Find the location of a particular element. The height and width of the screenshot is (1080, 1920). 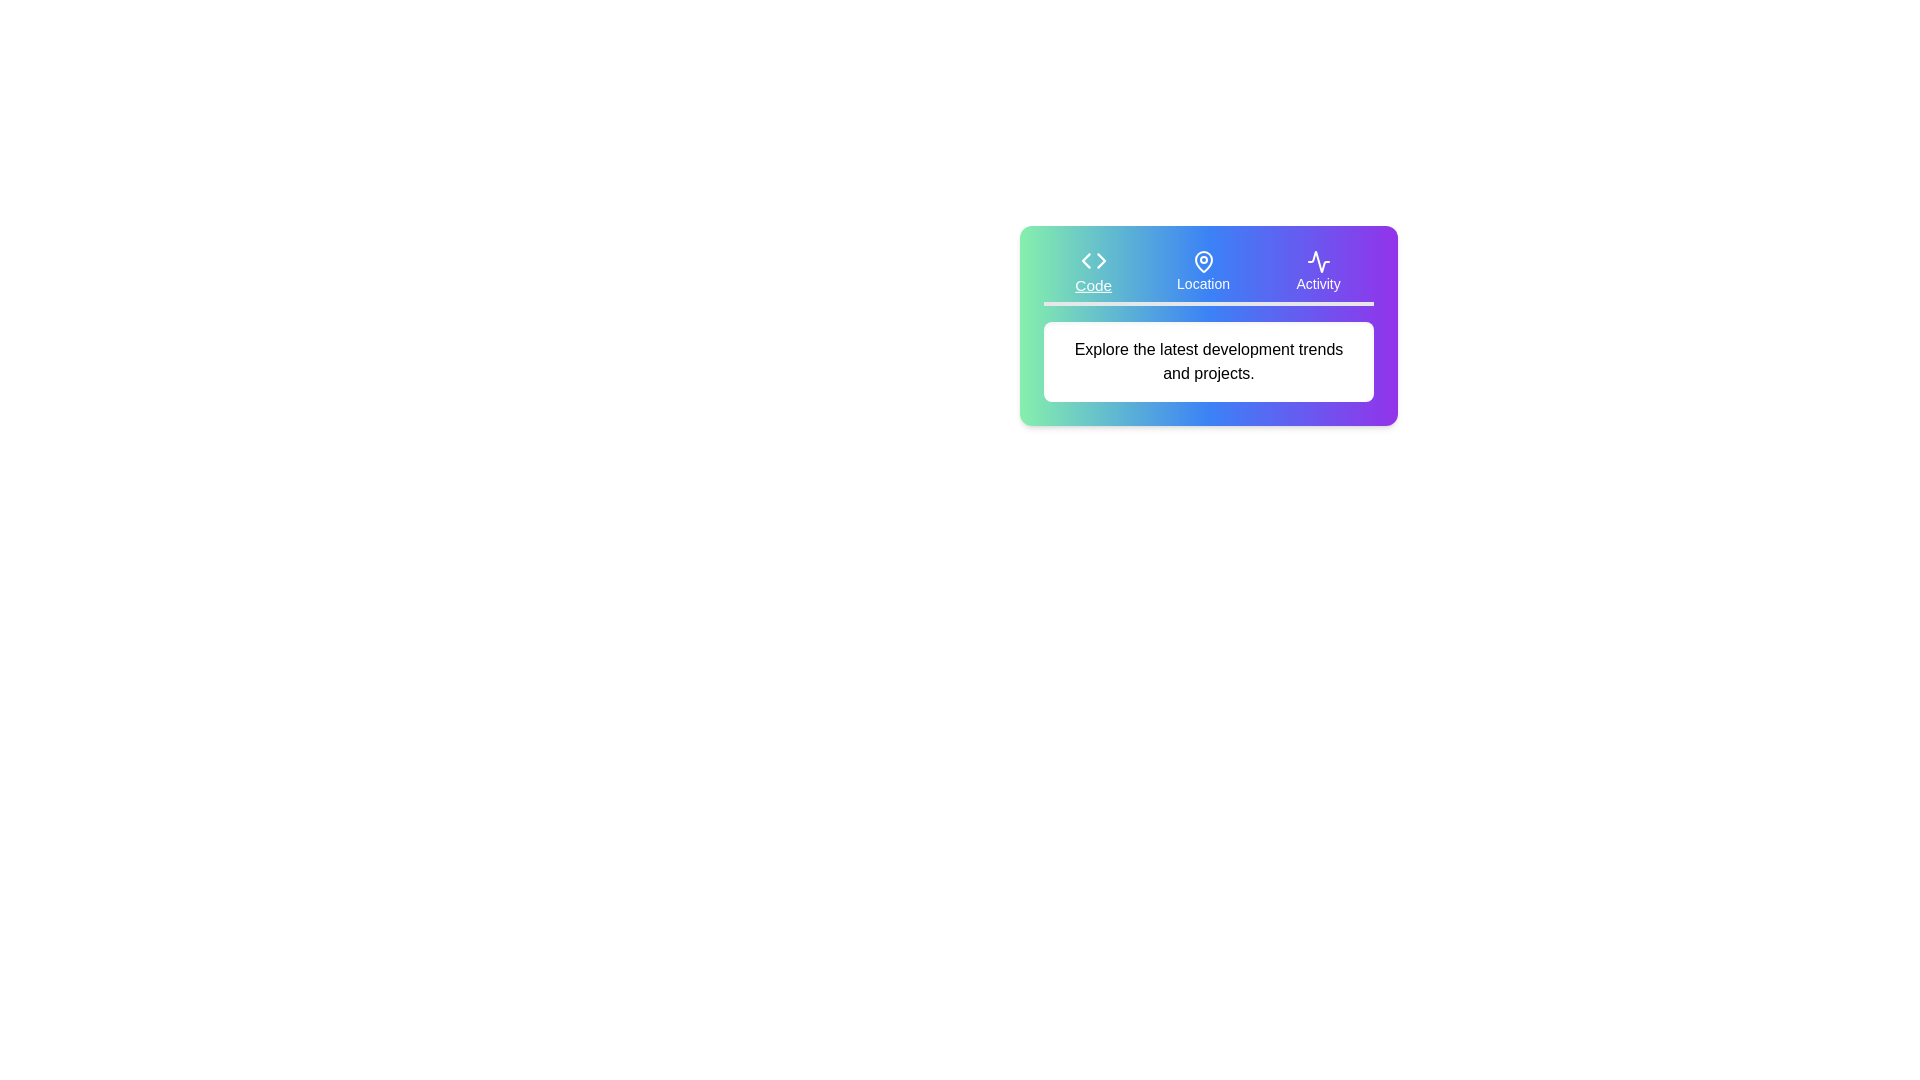

the tab button labeled Location to observe its hover effect is located at coordinates (1202, 272).